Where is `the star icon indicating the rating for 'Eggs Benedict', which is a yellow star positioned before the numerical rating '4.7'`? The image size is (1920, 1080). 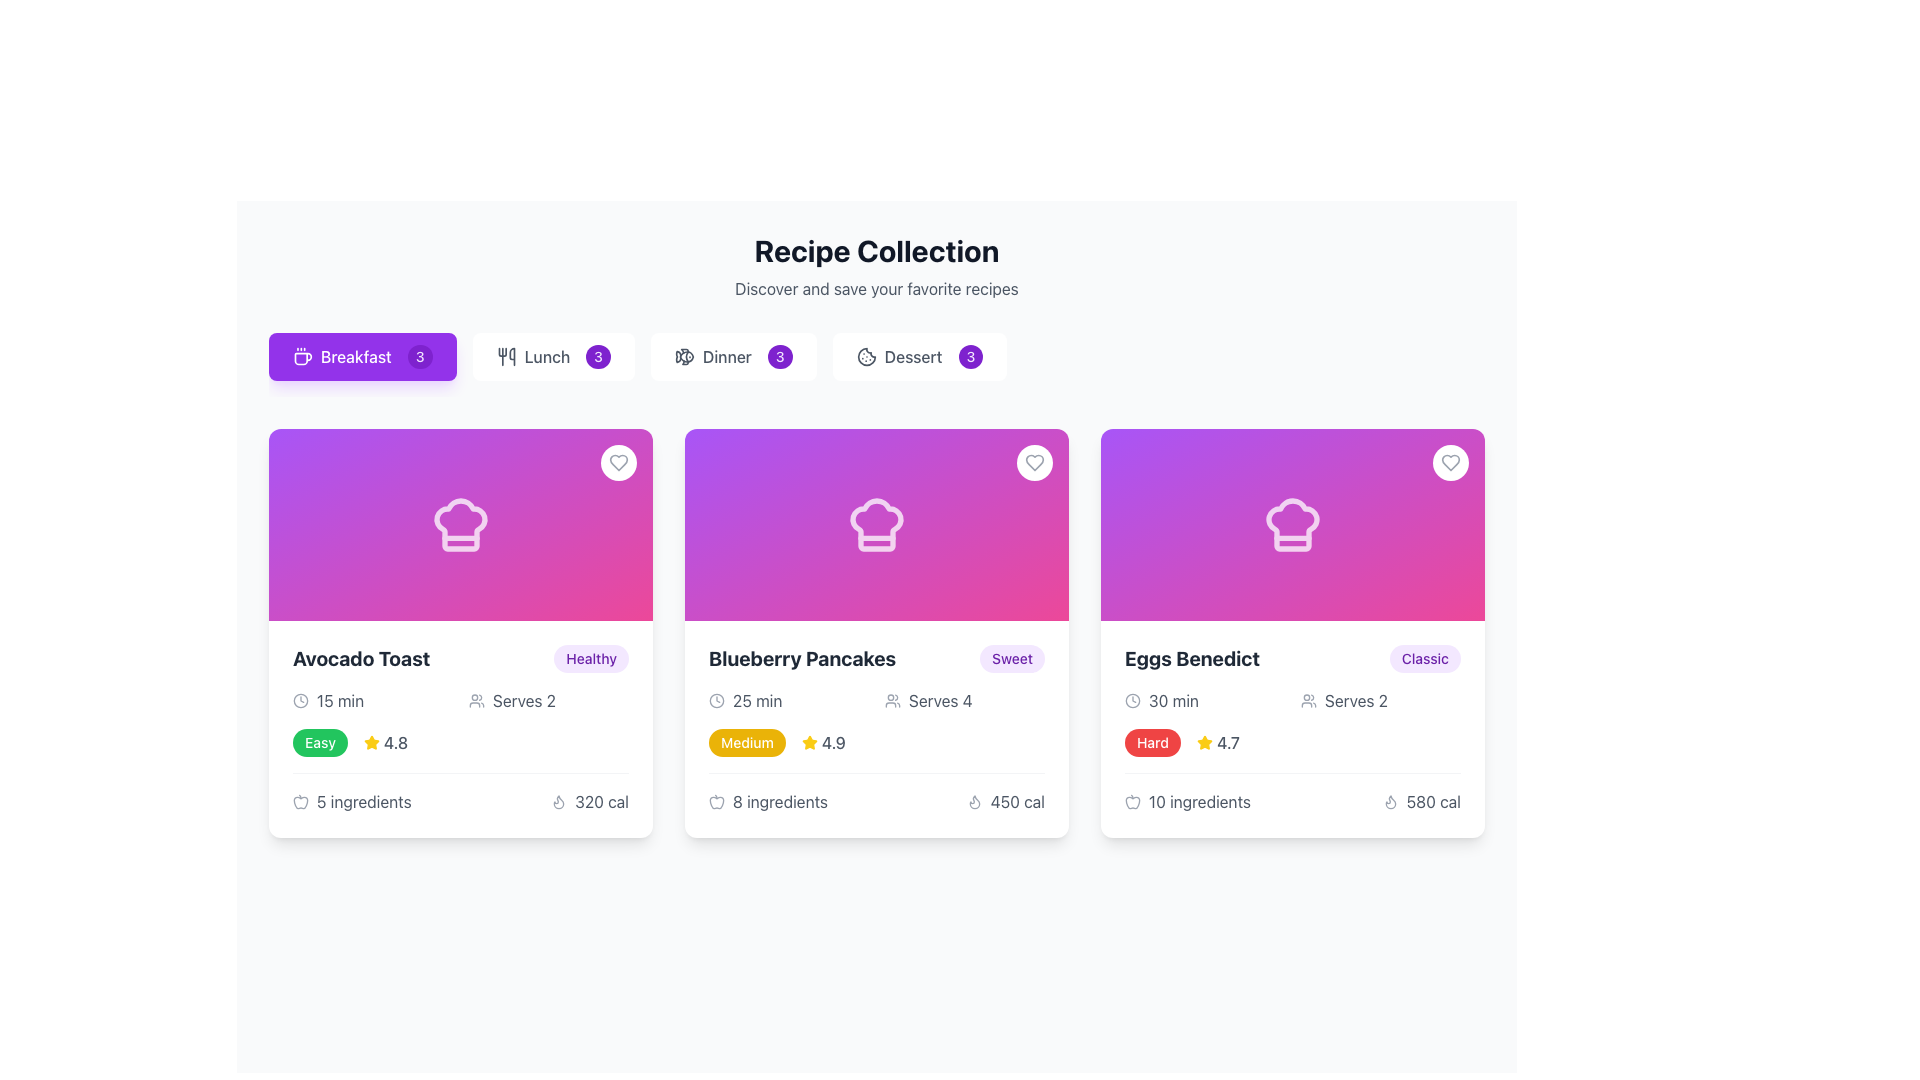 the star icon indicating the rating for 'Eggs Benedict', which is a yellow star positioned before the numerical rating '4.7' is located at coordinates (1203, 743).